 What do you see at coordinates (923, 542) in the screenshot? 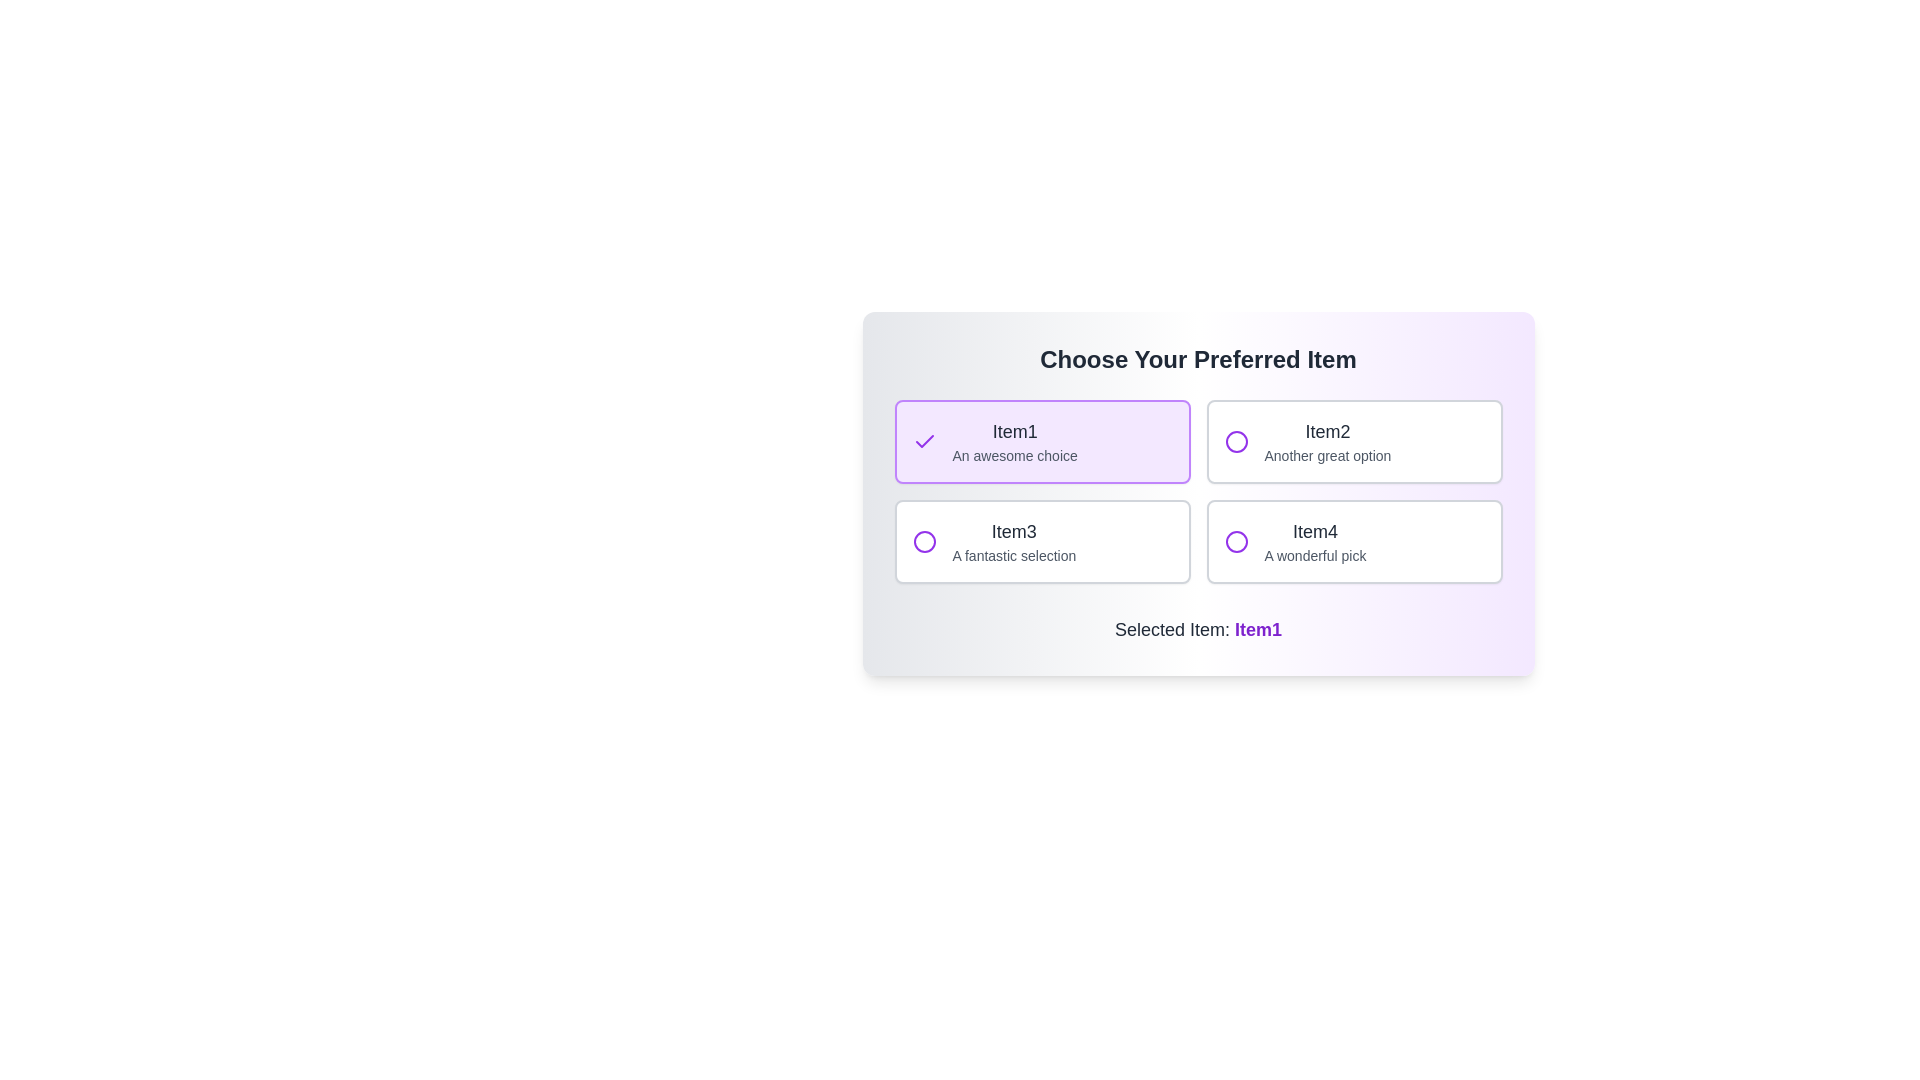
I see `the inner indication dot of the selected option in the 'Item3' radio button` at bounding box center [923, 542].